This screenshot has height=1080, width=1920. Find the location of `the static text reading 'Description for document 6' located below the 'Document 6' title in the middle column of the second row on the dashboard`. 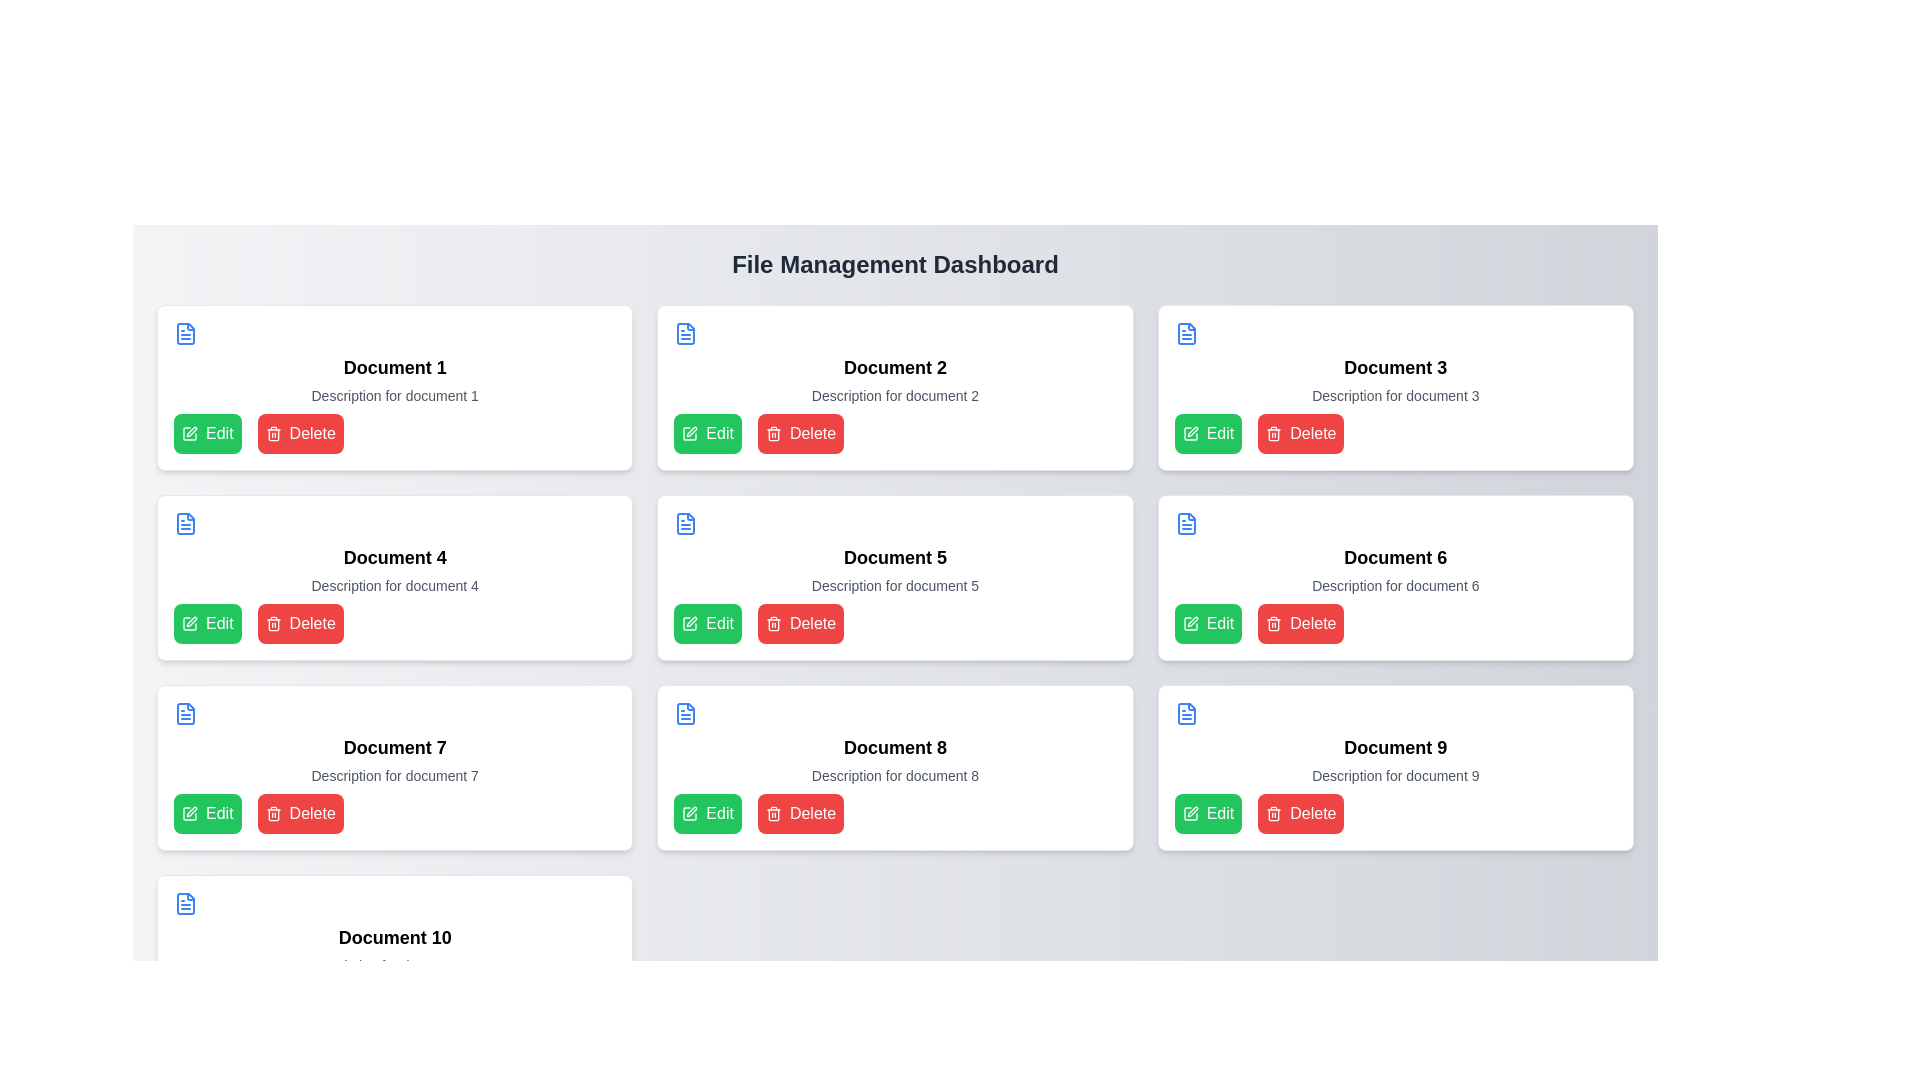

the static text reading 'Description for document 6' located below the 'Document 6' title in the middle column of the second row on the dashboard is located at coordinates (1394, 585).